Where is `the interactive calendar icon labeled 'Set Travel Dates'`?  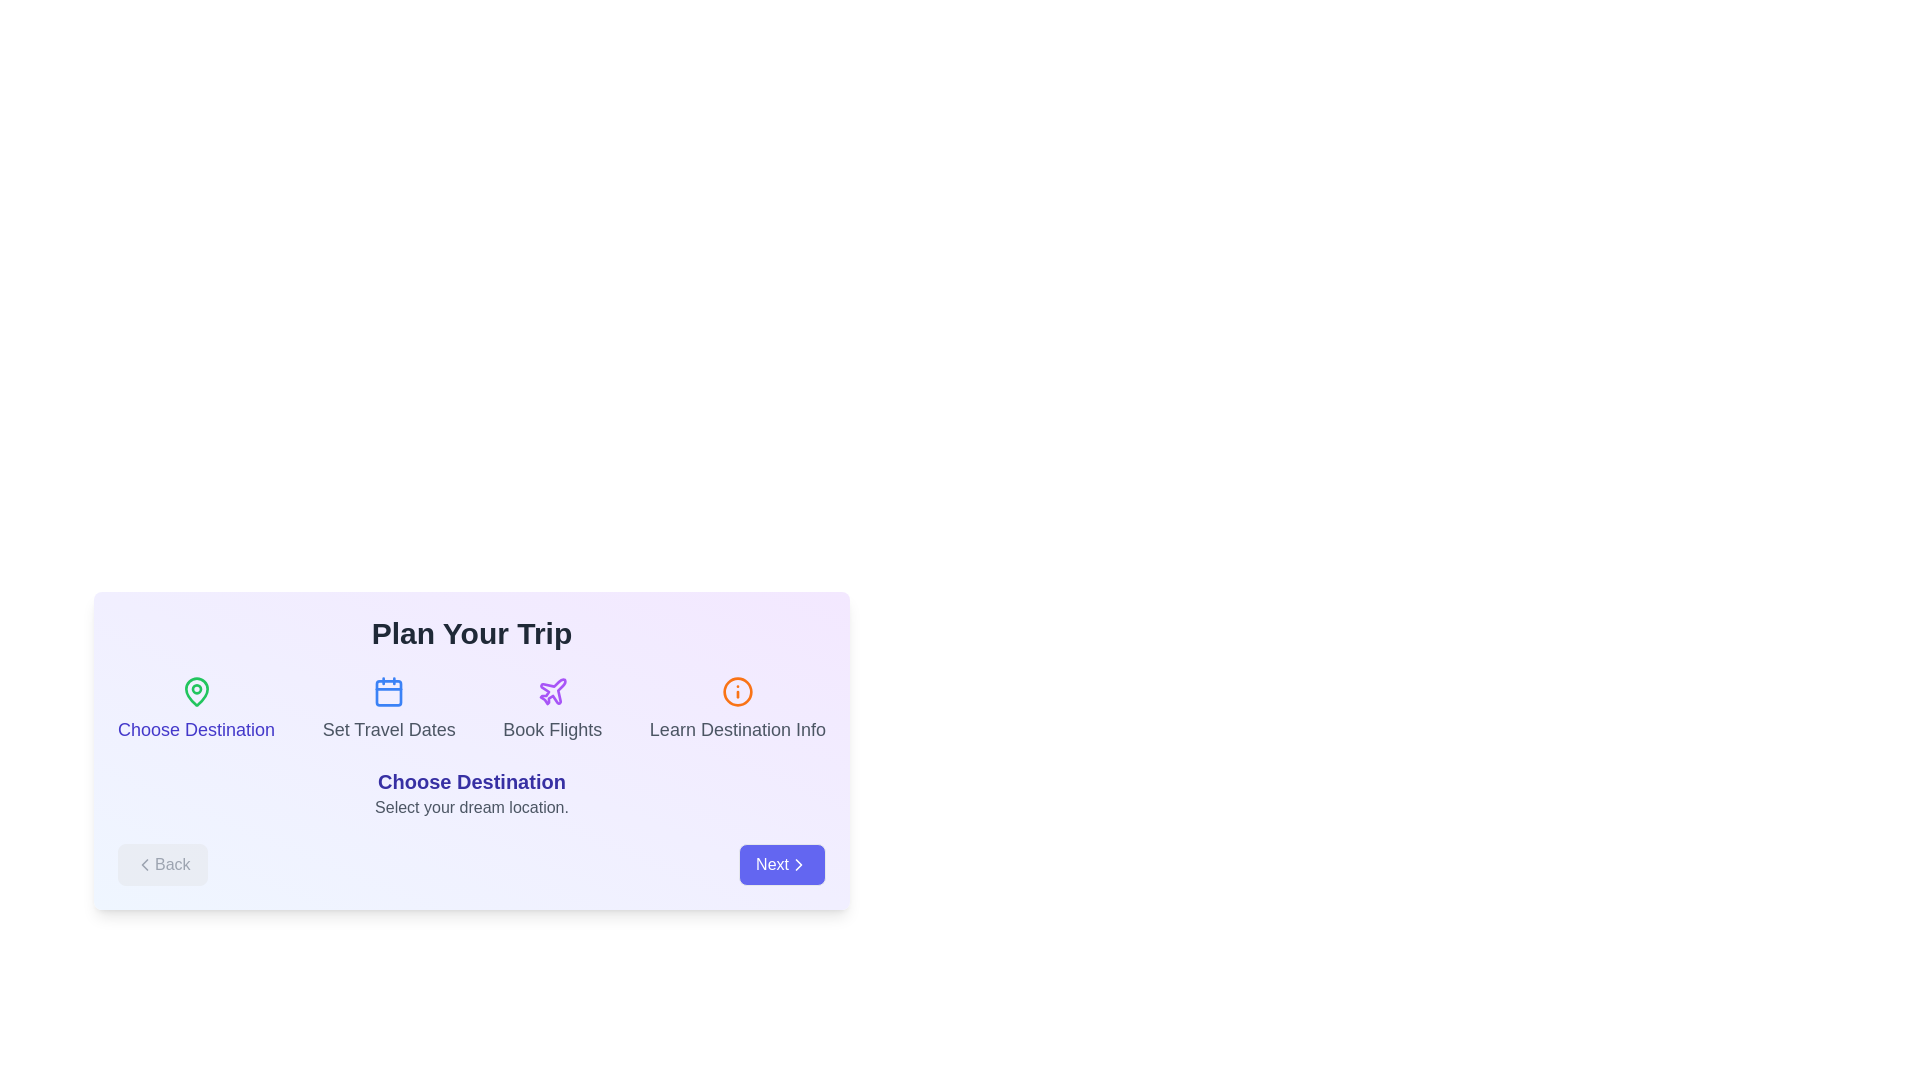 the interactive calendar icon labeled 'Set Travel Dates' is located at coordinates (389, 708).